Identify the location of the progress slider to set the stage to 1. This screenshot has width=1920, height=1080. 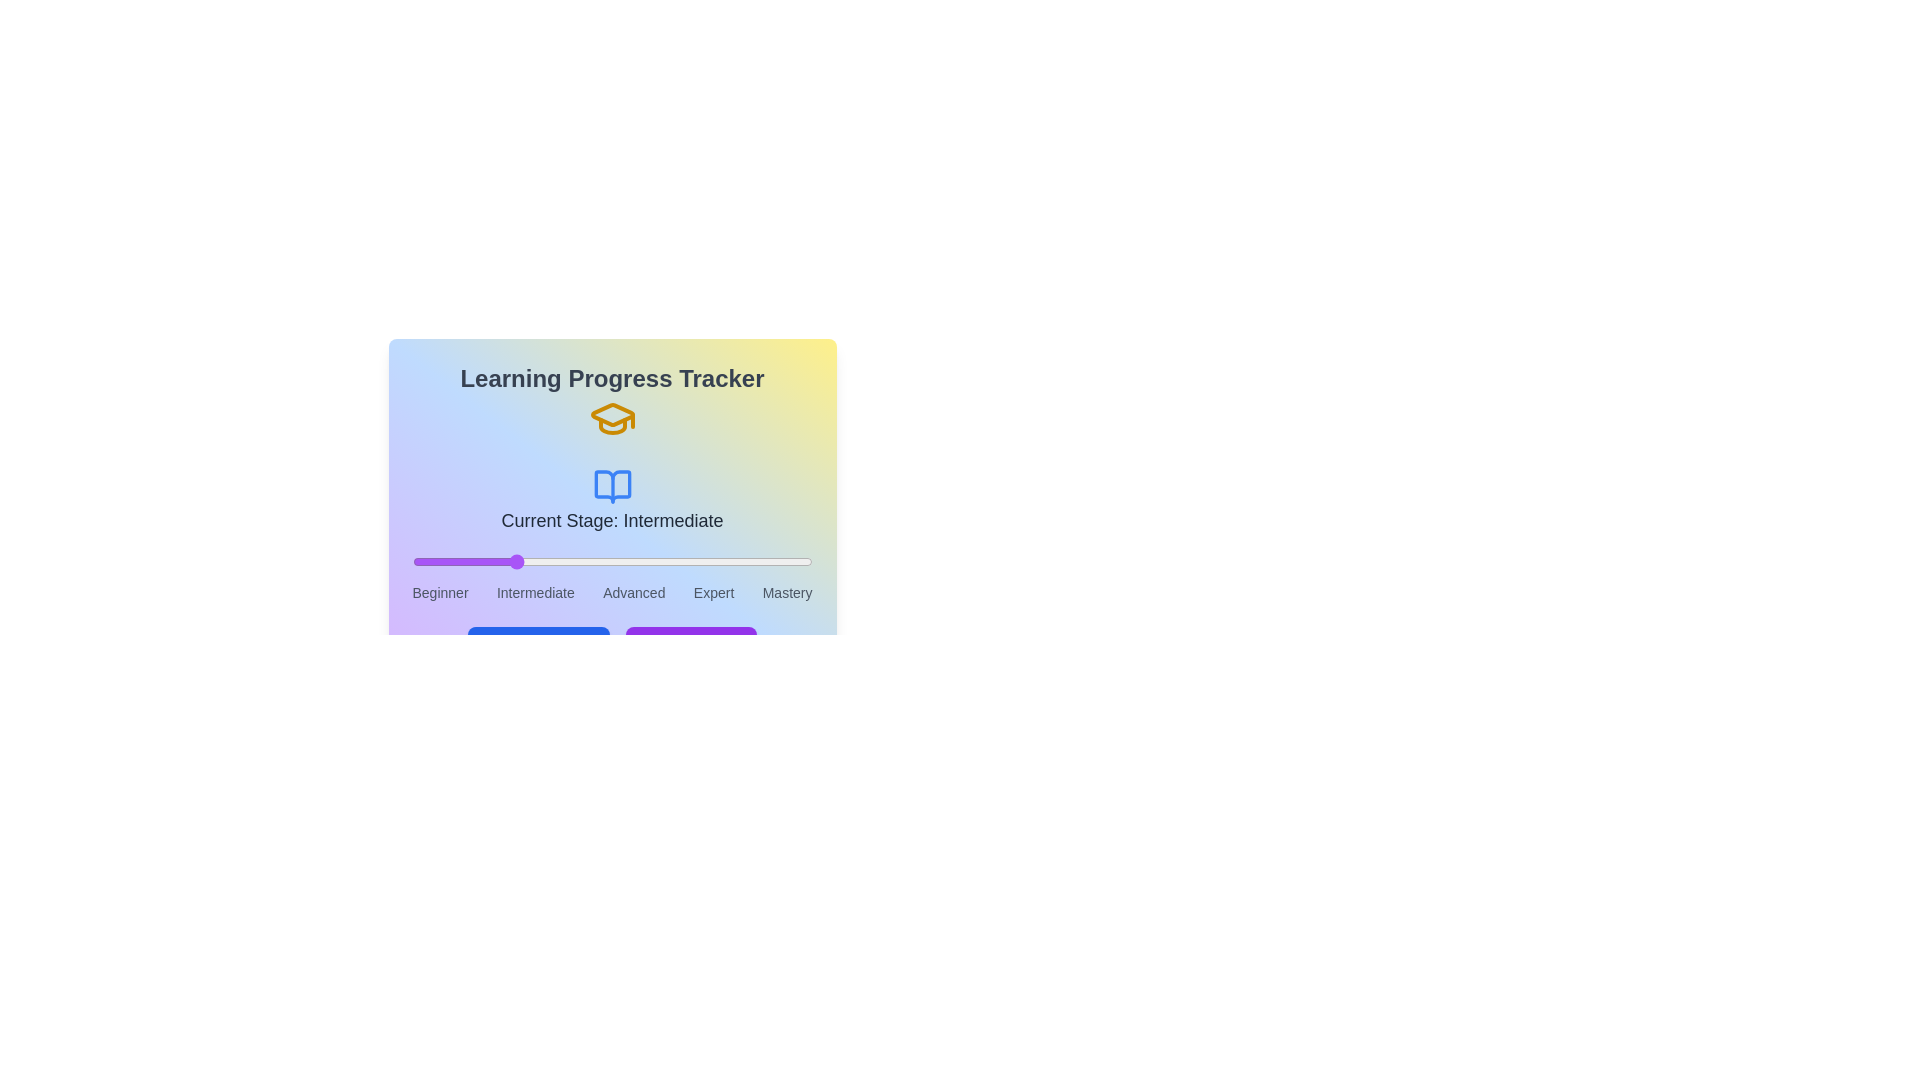
(512, 562).